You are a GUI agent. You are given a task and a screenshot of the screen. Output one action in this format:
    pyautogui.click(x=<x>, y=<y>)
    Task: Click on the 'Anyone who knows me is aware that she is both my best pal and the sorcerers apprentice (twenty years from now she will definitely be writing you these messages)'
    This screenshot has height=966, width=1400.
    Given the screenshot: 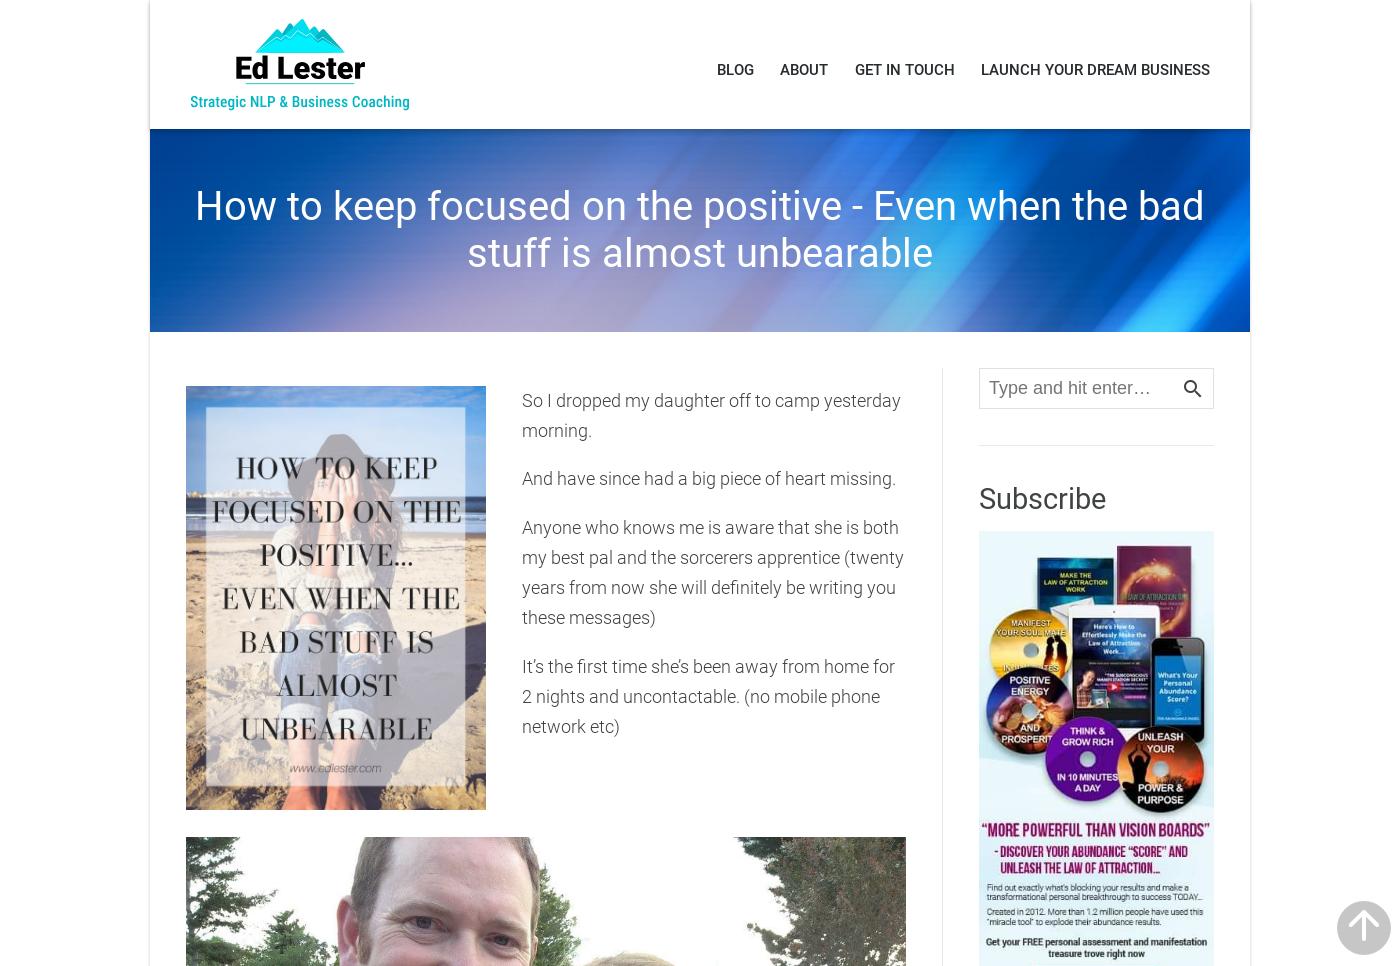 What is the action you would take?
    pyautogui.click(x=712, y=570)
    